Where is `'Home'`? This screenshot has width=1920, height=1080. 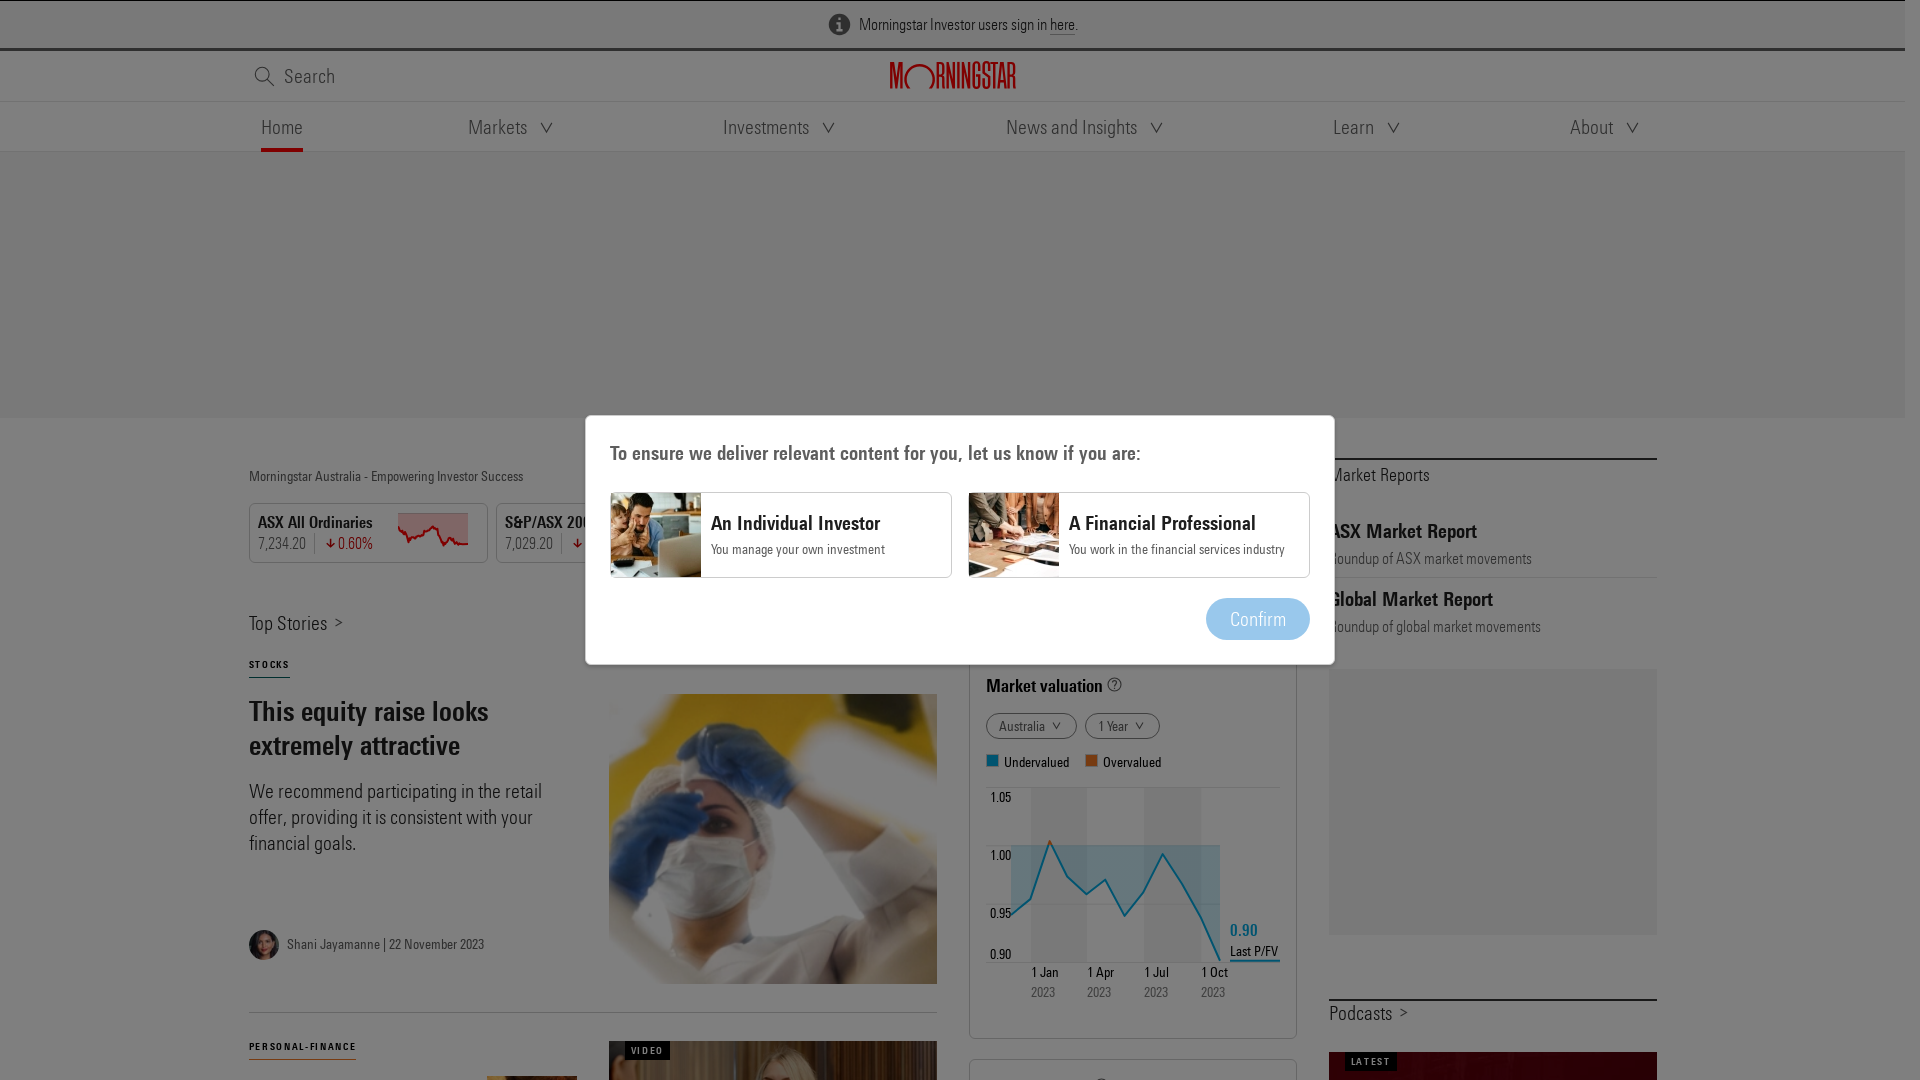 'Home' is located at coordinates (280, 127).